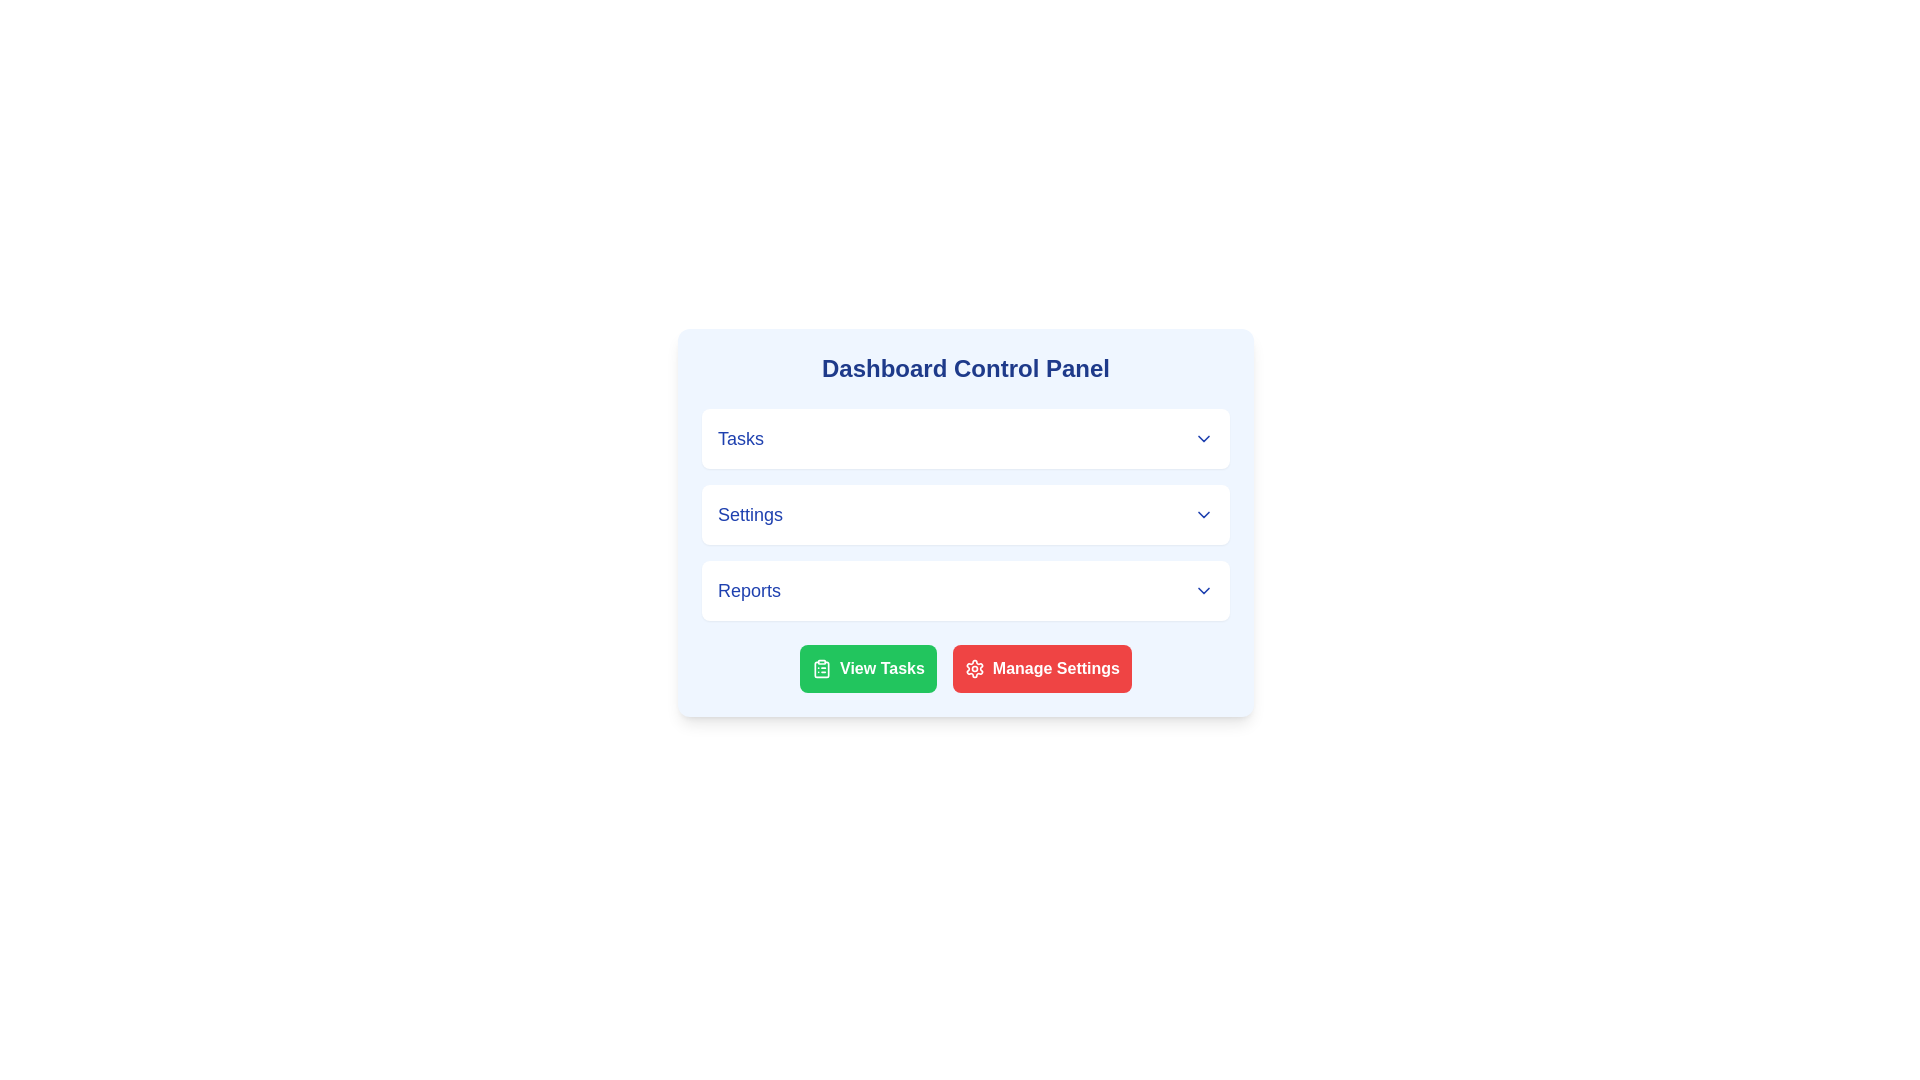 This screenshot has width=1920, height=1080. I want to click on the gear icon representing the 'Manage Settings' button on the dashboard interface, indicating configuration functionality, so click(974, 668).